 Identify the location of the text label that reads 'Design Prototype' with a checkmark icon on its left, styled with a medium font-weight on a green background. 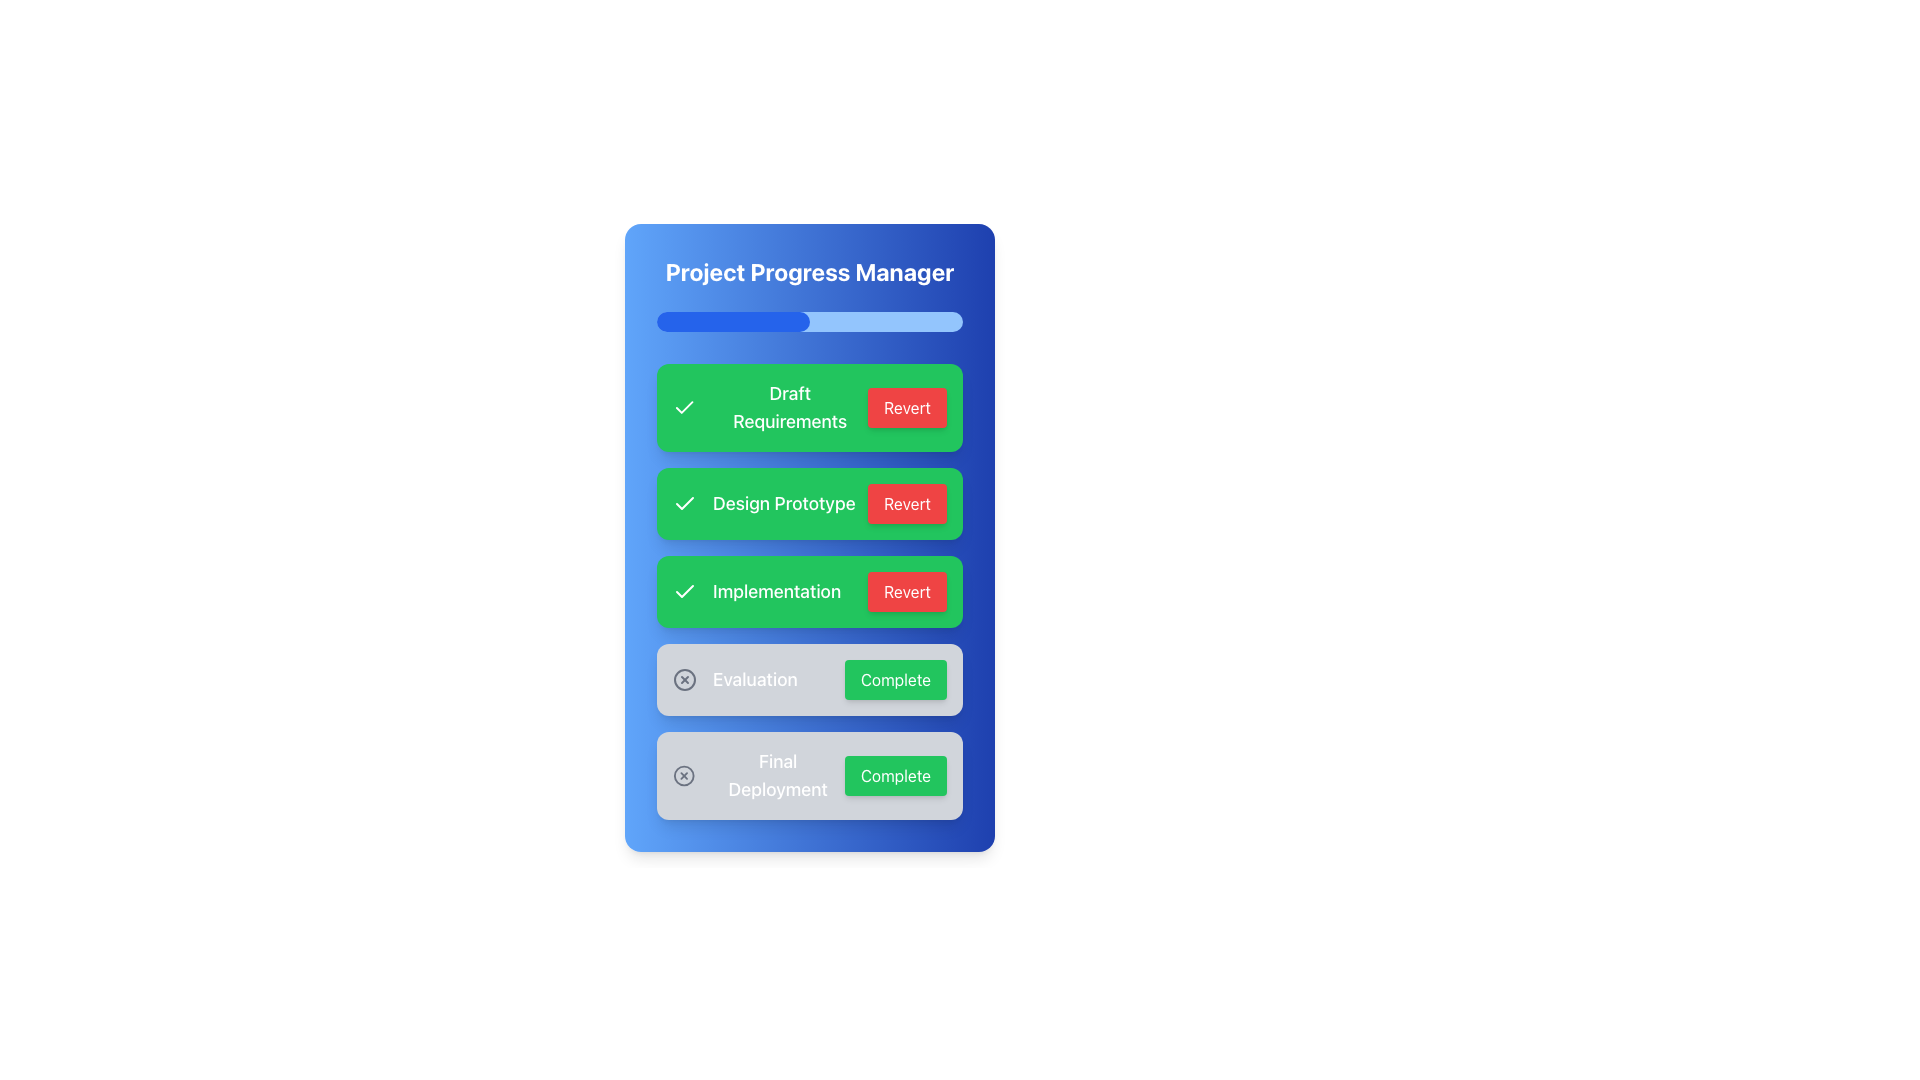
(763, 503).